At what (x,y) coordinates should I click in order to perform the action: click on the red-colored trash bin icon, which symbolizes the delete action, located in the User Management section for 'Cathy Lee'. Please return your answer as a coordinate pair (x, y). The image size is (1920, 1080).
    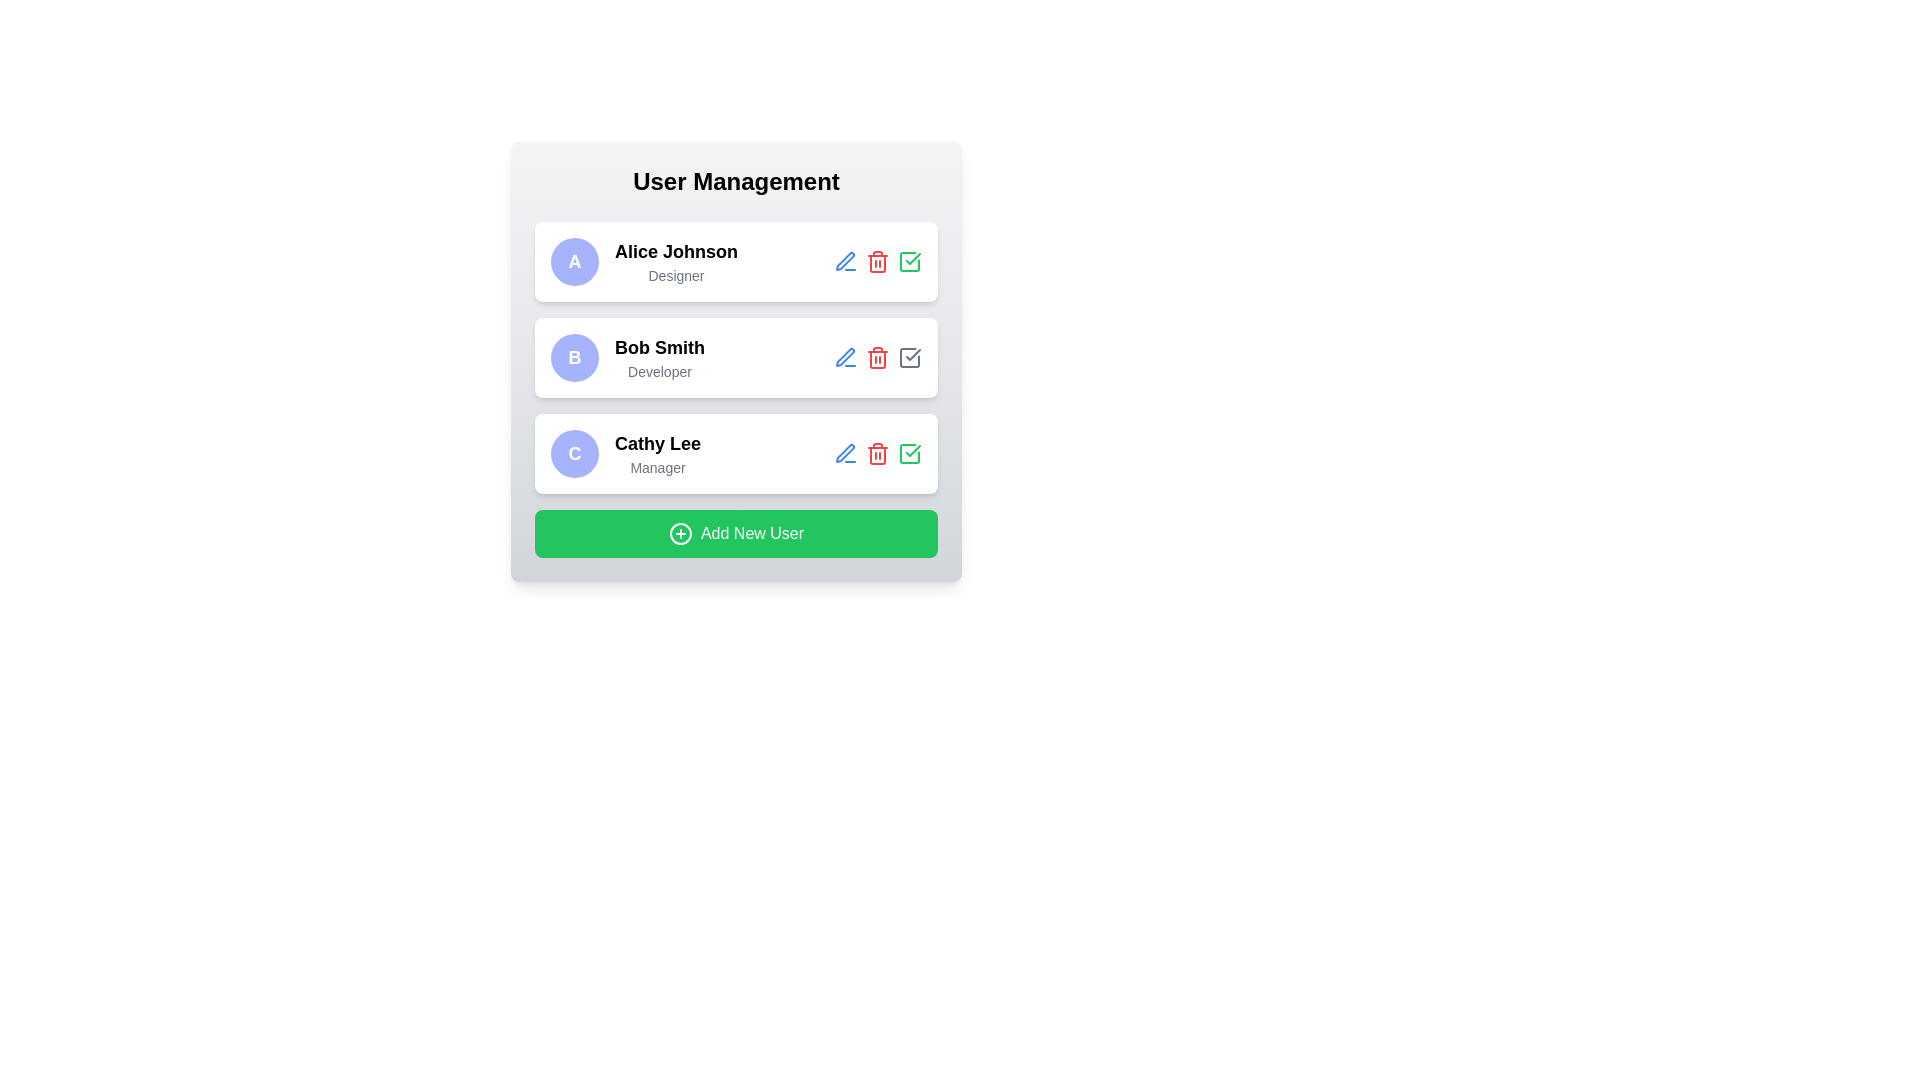
    Looking at the image, I should click on (878, 454).